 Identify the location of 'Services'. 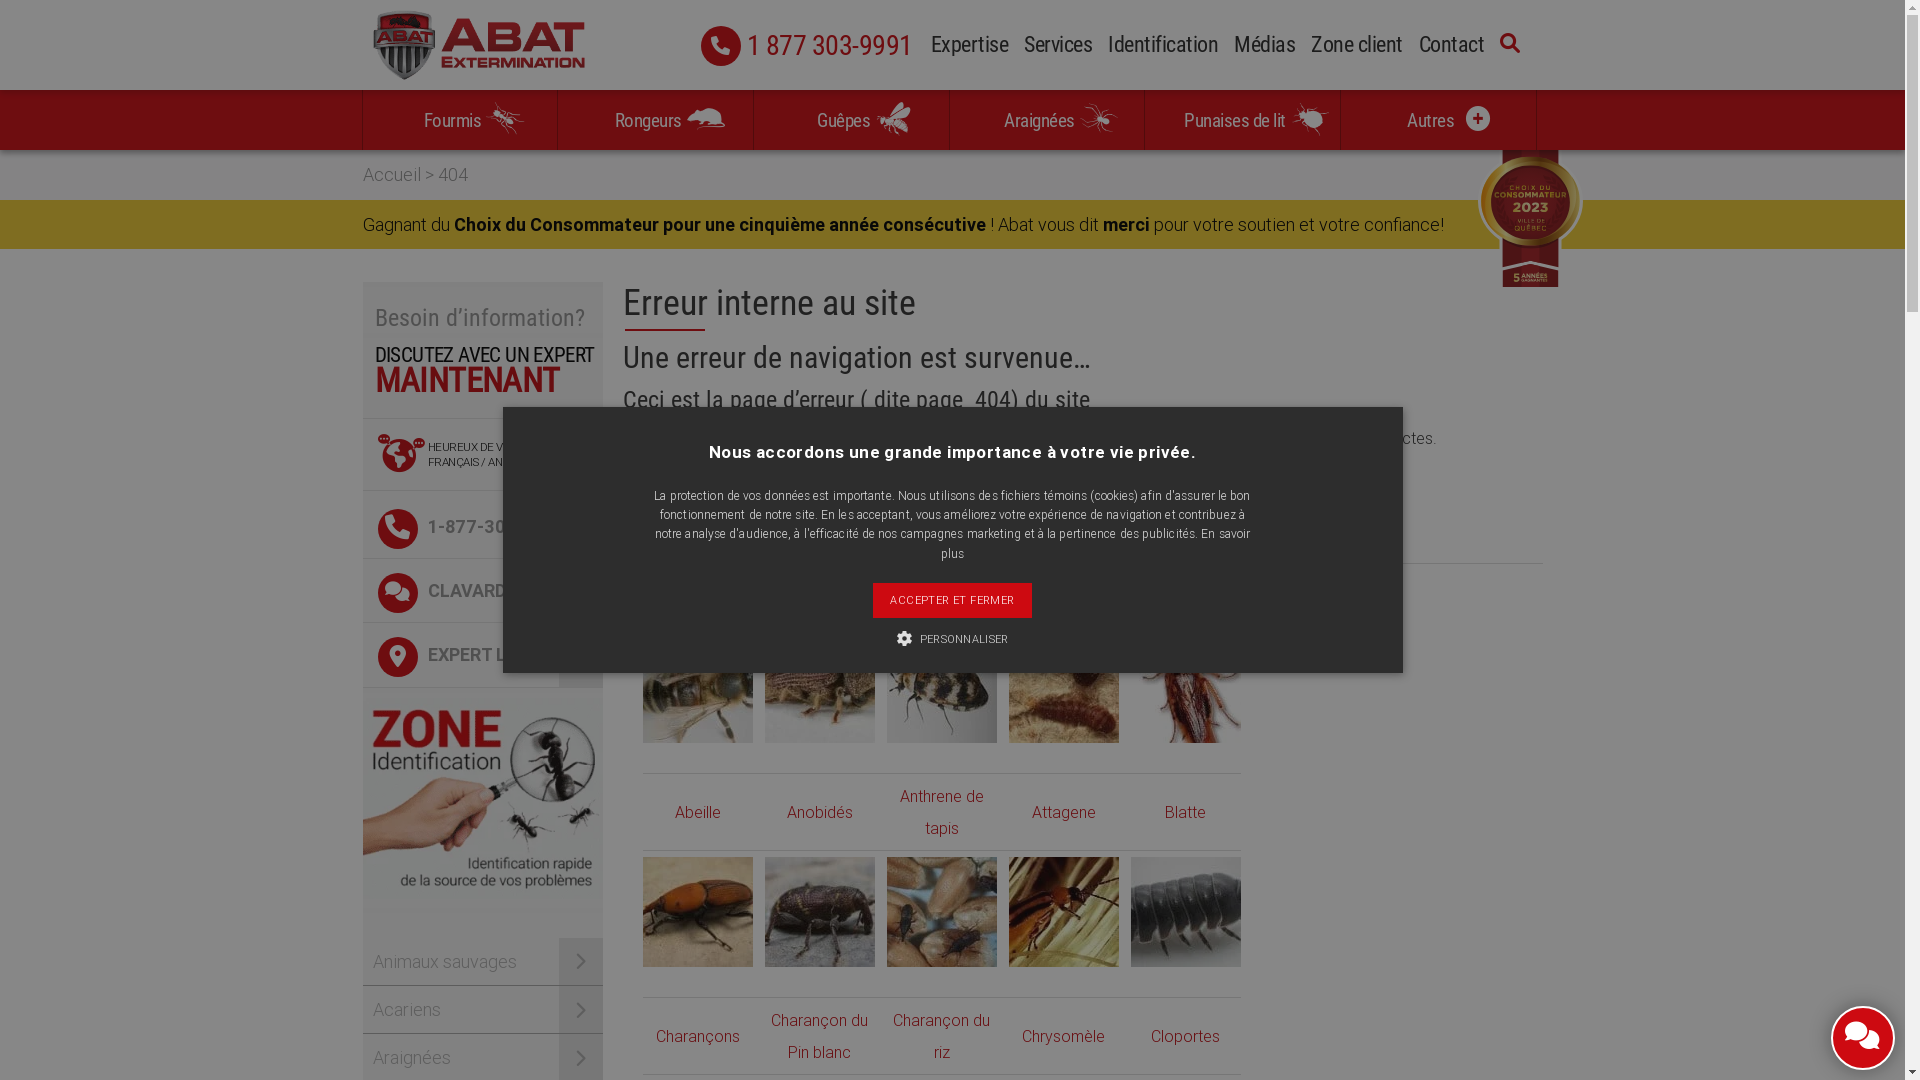
(1056, 46).